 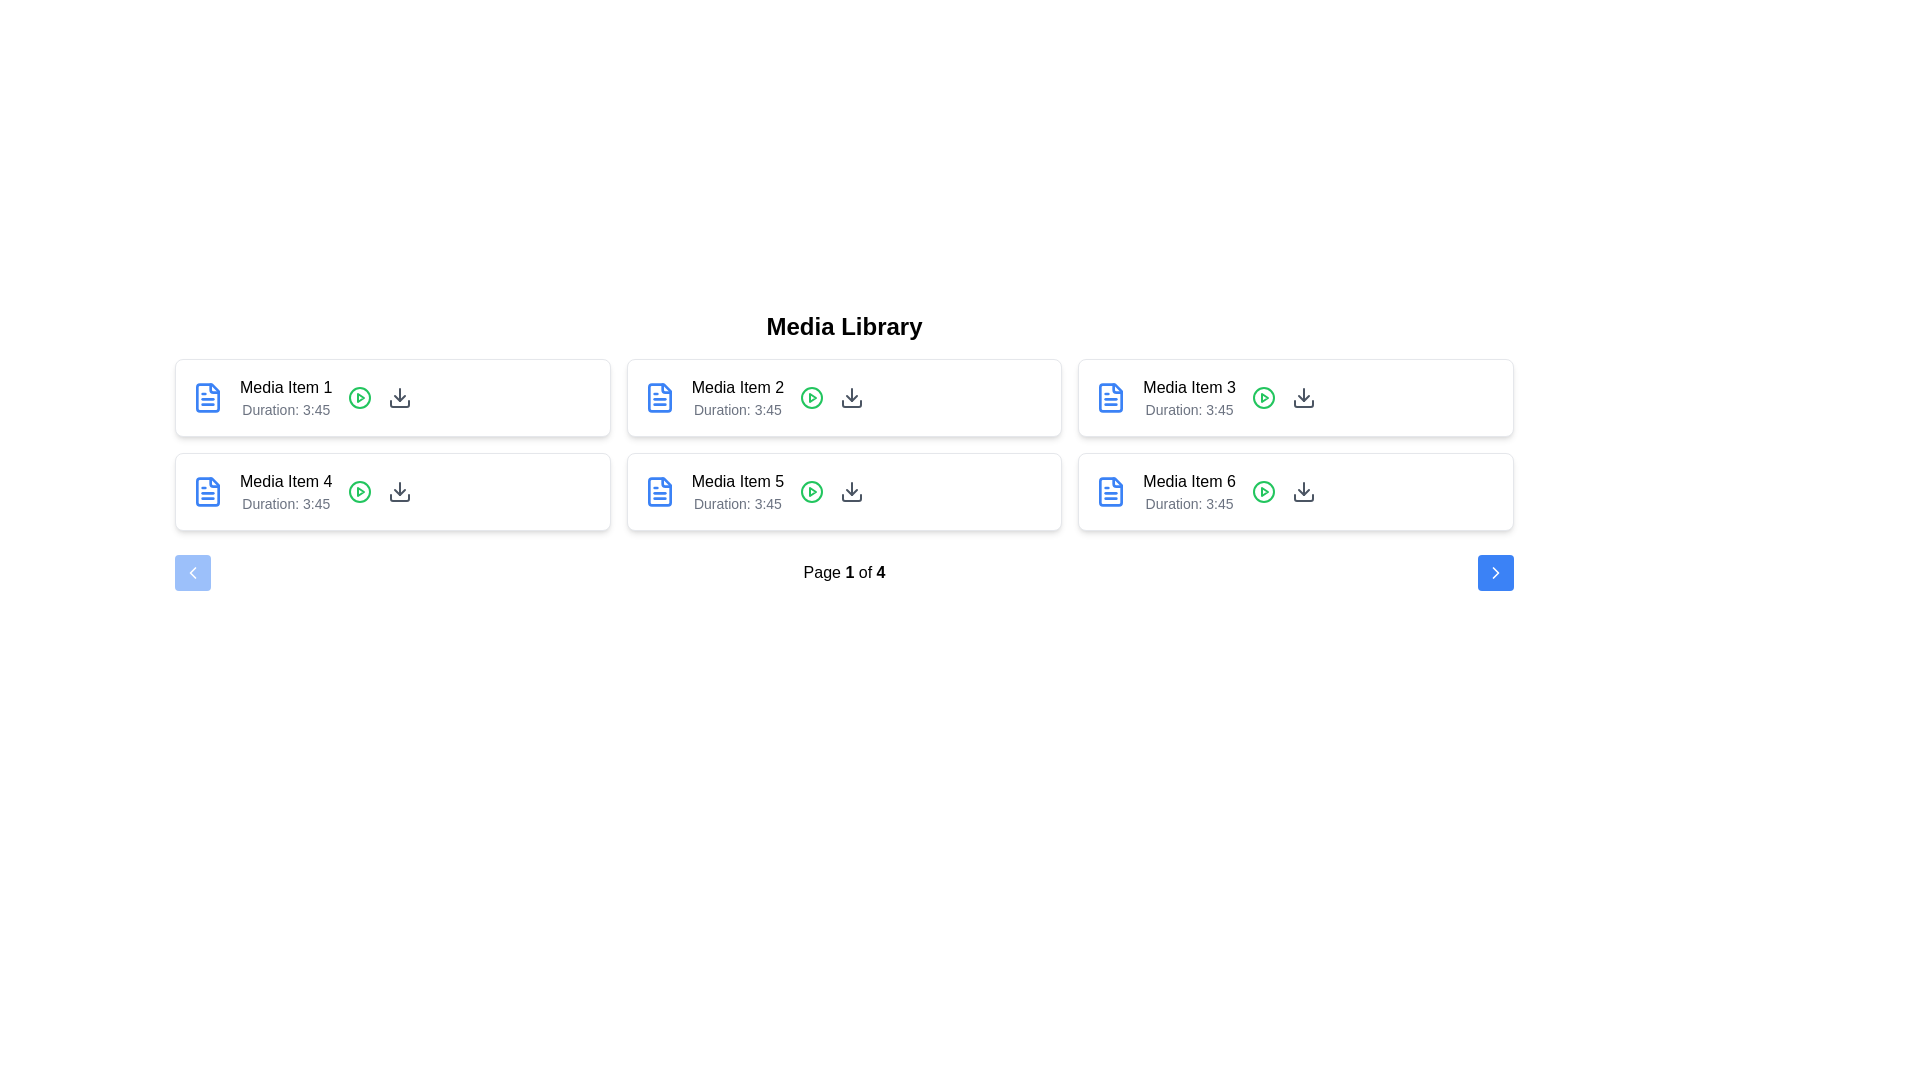 What do you see at coordinates (1496, 573) in the screenshot?
I see `the right-pointing chevron icon button, which is styled with a thin and rounded line and enclosed within a blue circular button` at bounding box center [1496, 573].